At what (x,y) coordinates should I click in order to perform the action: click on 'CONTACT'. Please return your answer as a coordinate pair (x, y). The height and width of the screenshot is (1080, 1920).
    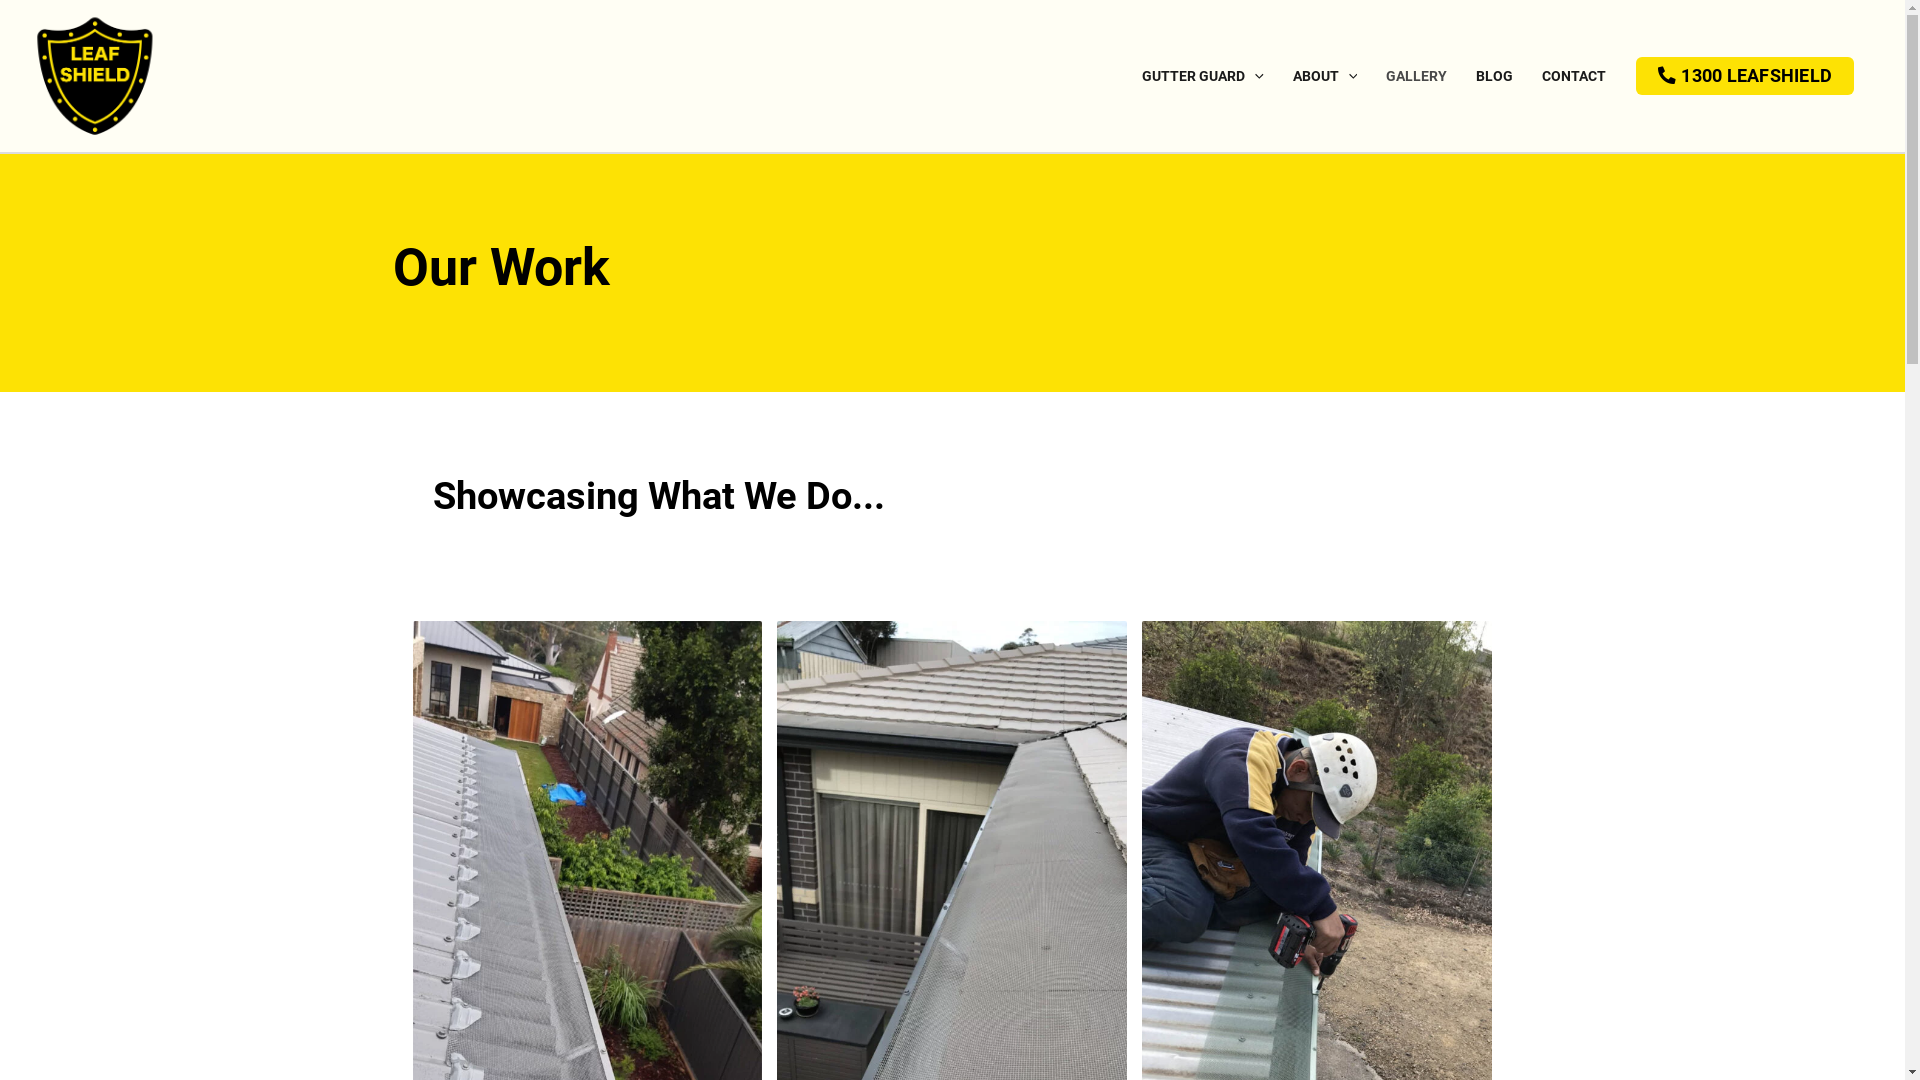
    Looking at the image, I should click on (1572, 76).